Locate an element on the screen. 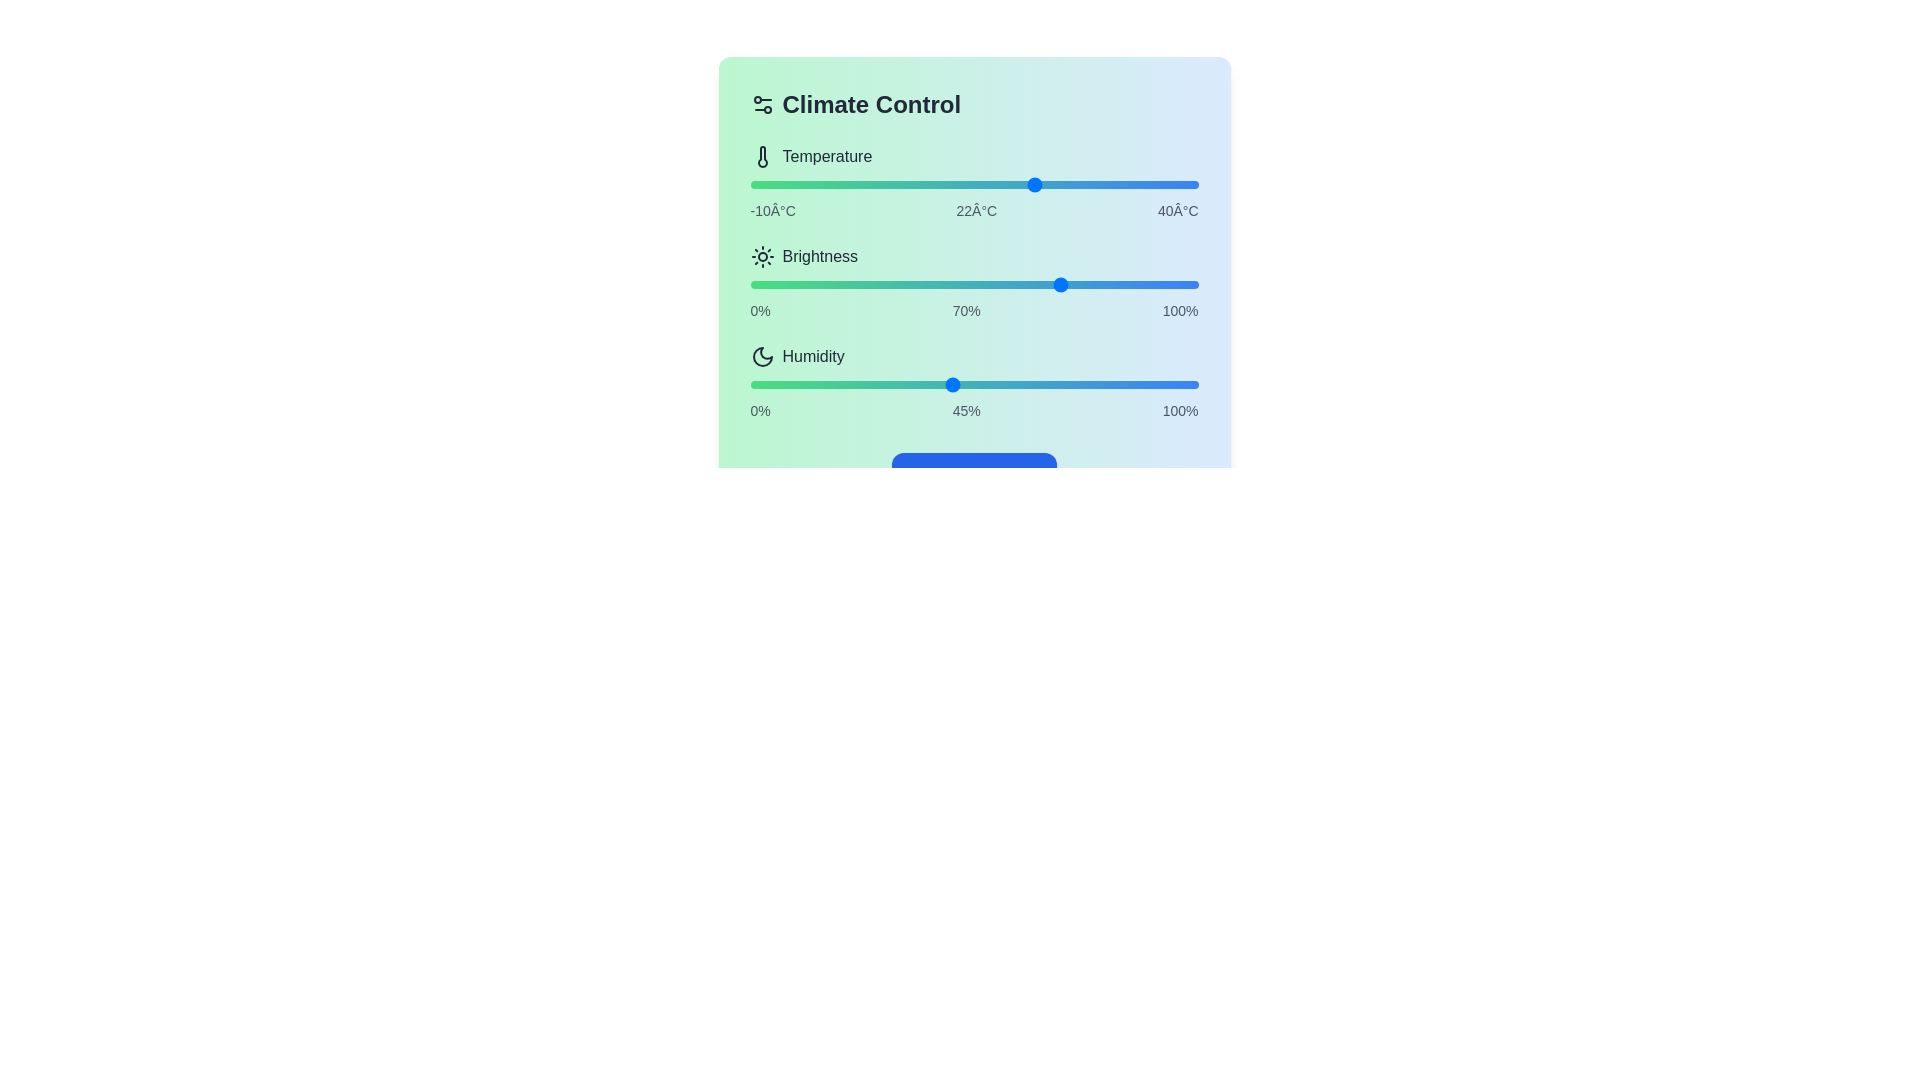 The height and width of the screenshot is (1080, 1920). the humidity level is located at coordinates (798, 385).